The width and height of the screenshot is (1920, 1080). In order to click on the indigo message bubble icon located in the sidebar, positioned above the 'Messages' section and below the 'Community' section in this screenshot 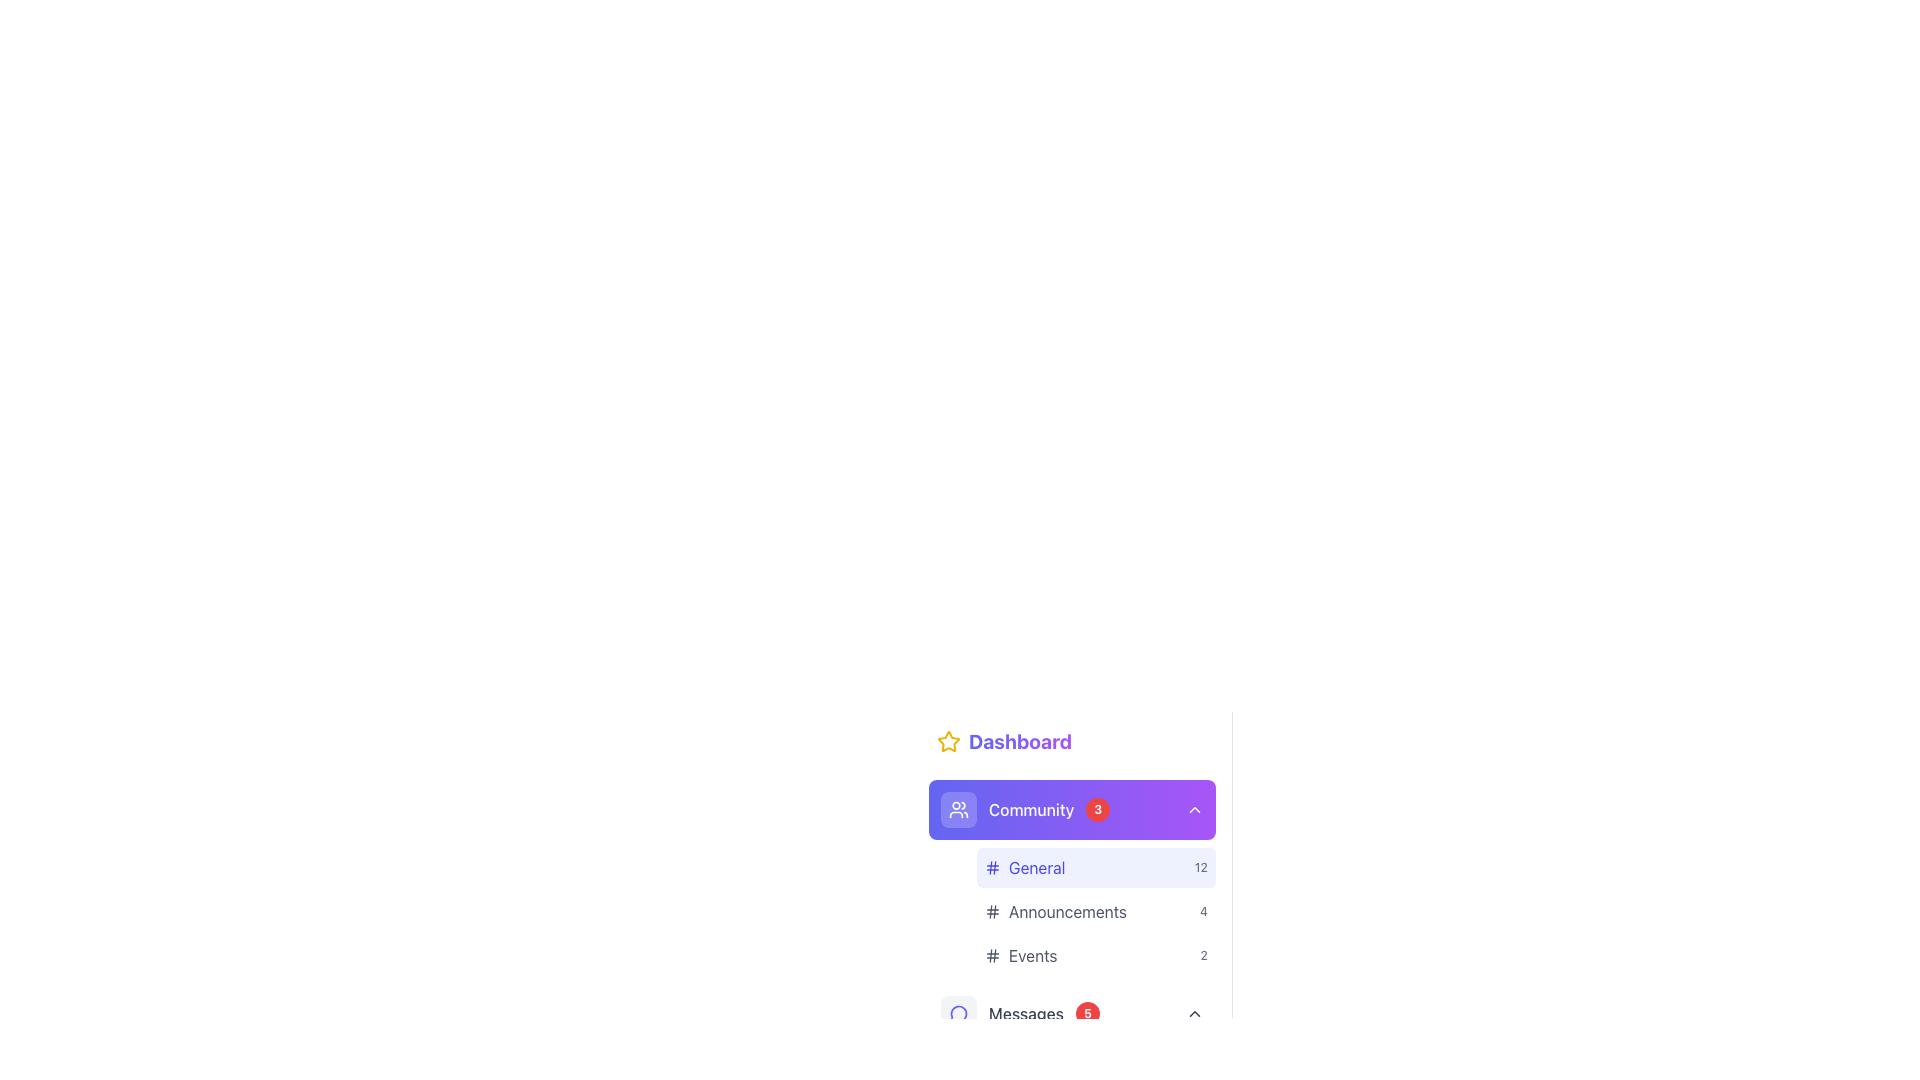, I will do `click(957, 1014)`.